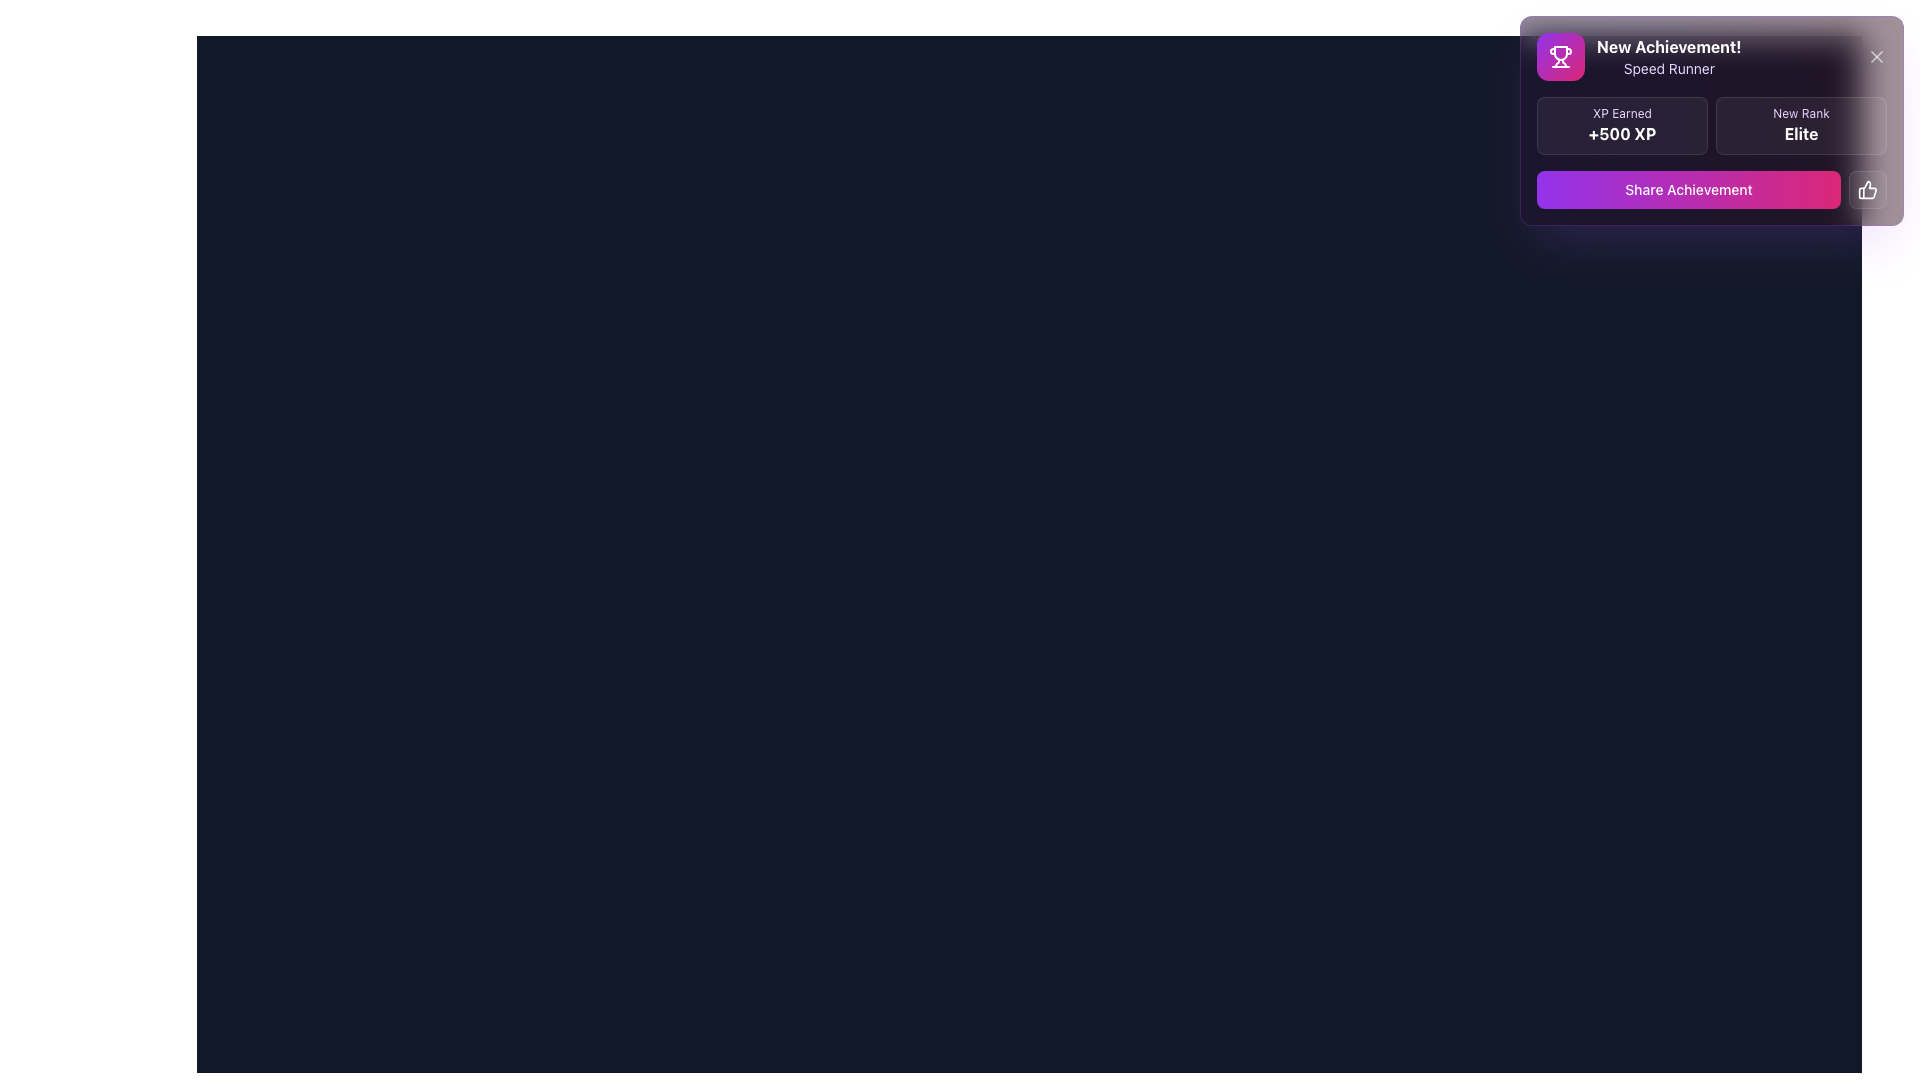 The width and height of the screenshot is (1920, 1080). What do you see at coordinates (1559, 56) in the screenshot?
I see `the square-shaped icon with a rounded border, featuring a gradient background from purple to pink and a white trophy icon at its center, located at the top right corner of the interface` at bounding box center [1559, 56].